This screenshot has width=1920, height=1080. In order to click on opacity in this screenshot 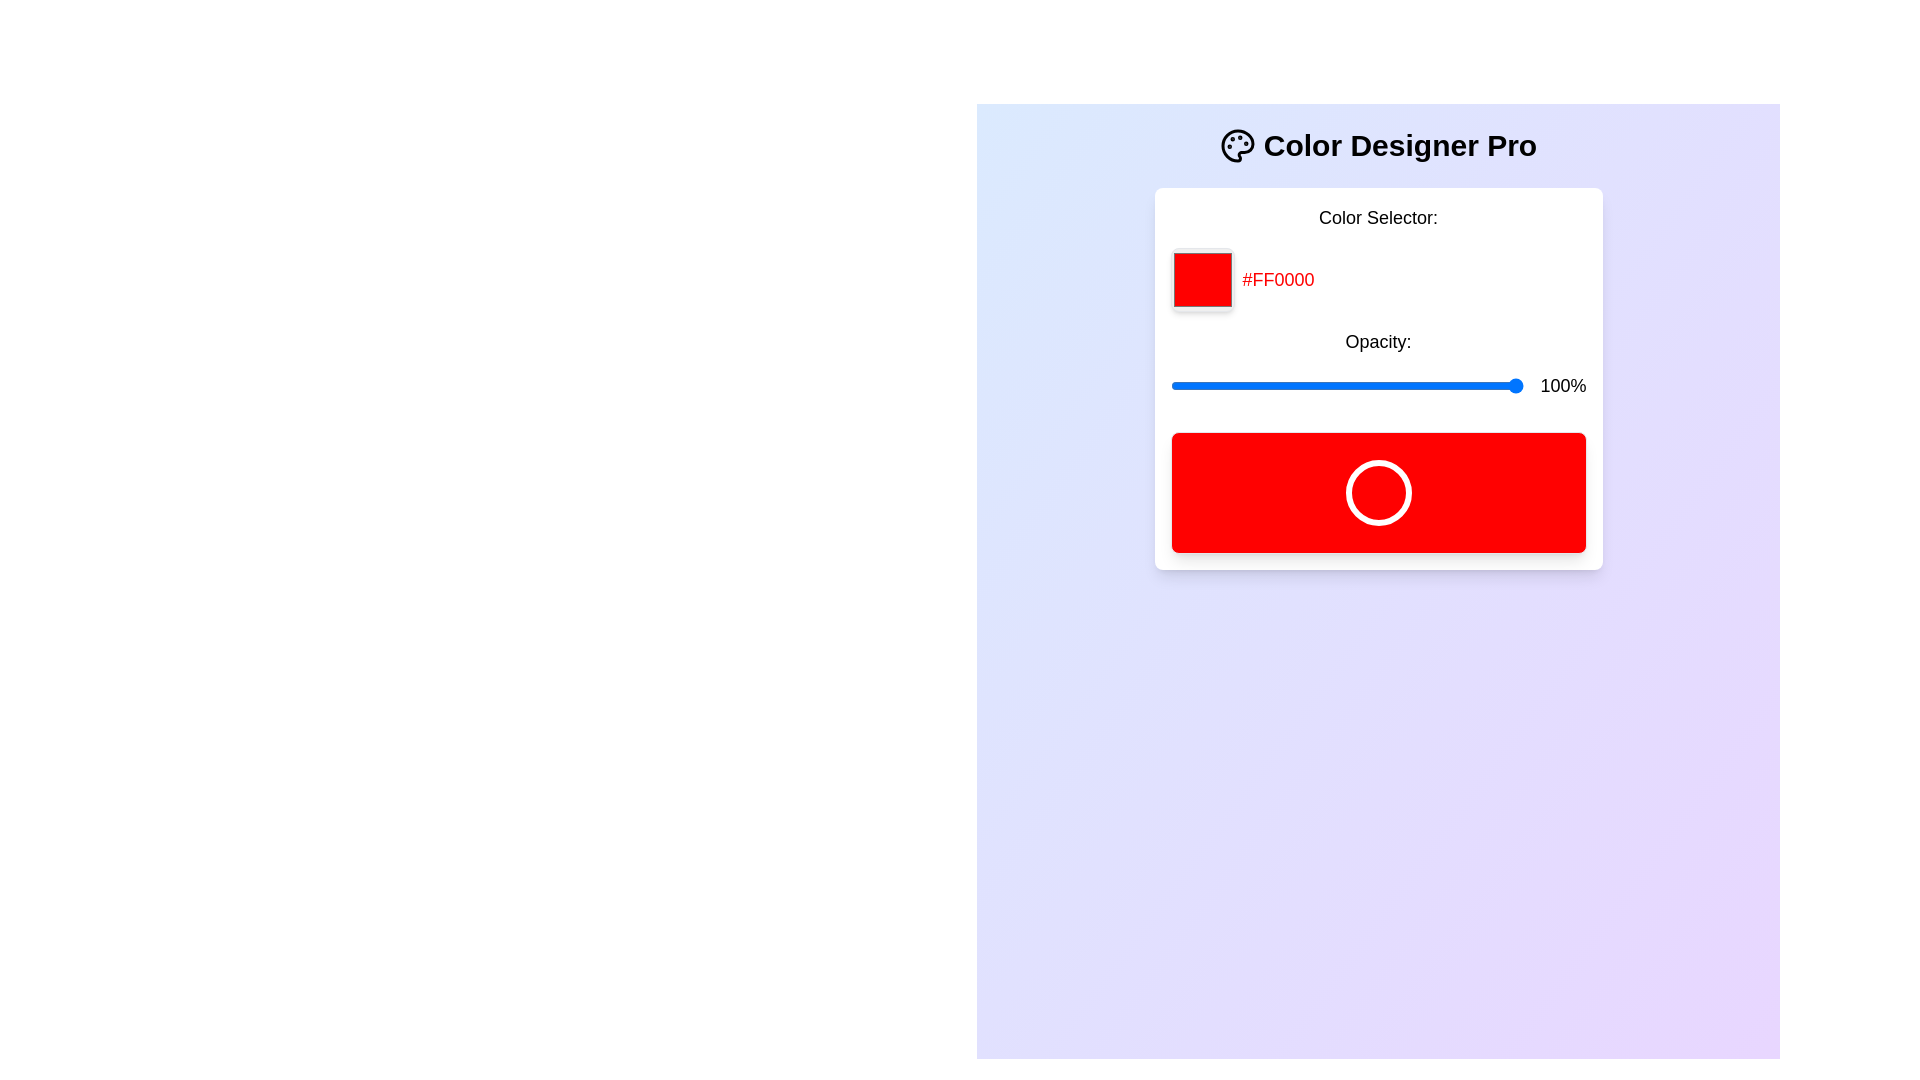, I will do `click(1201, 385)`.